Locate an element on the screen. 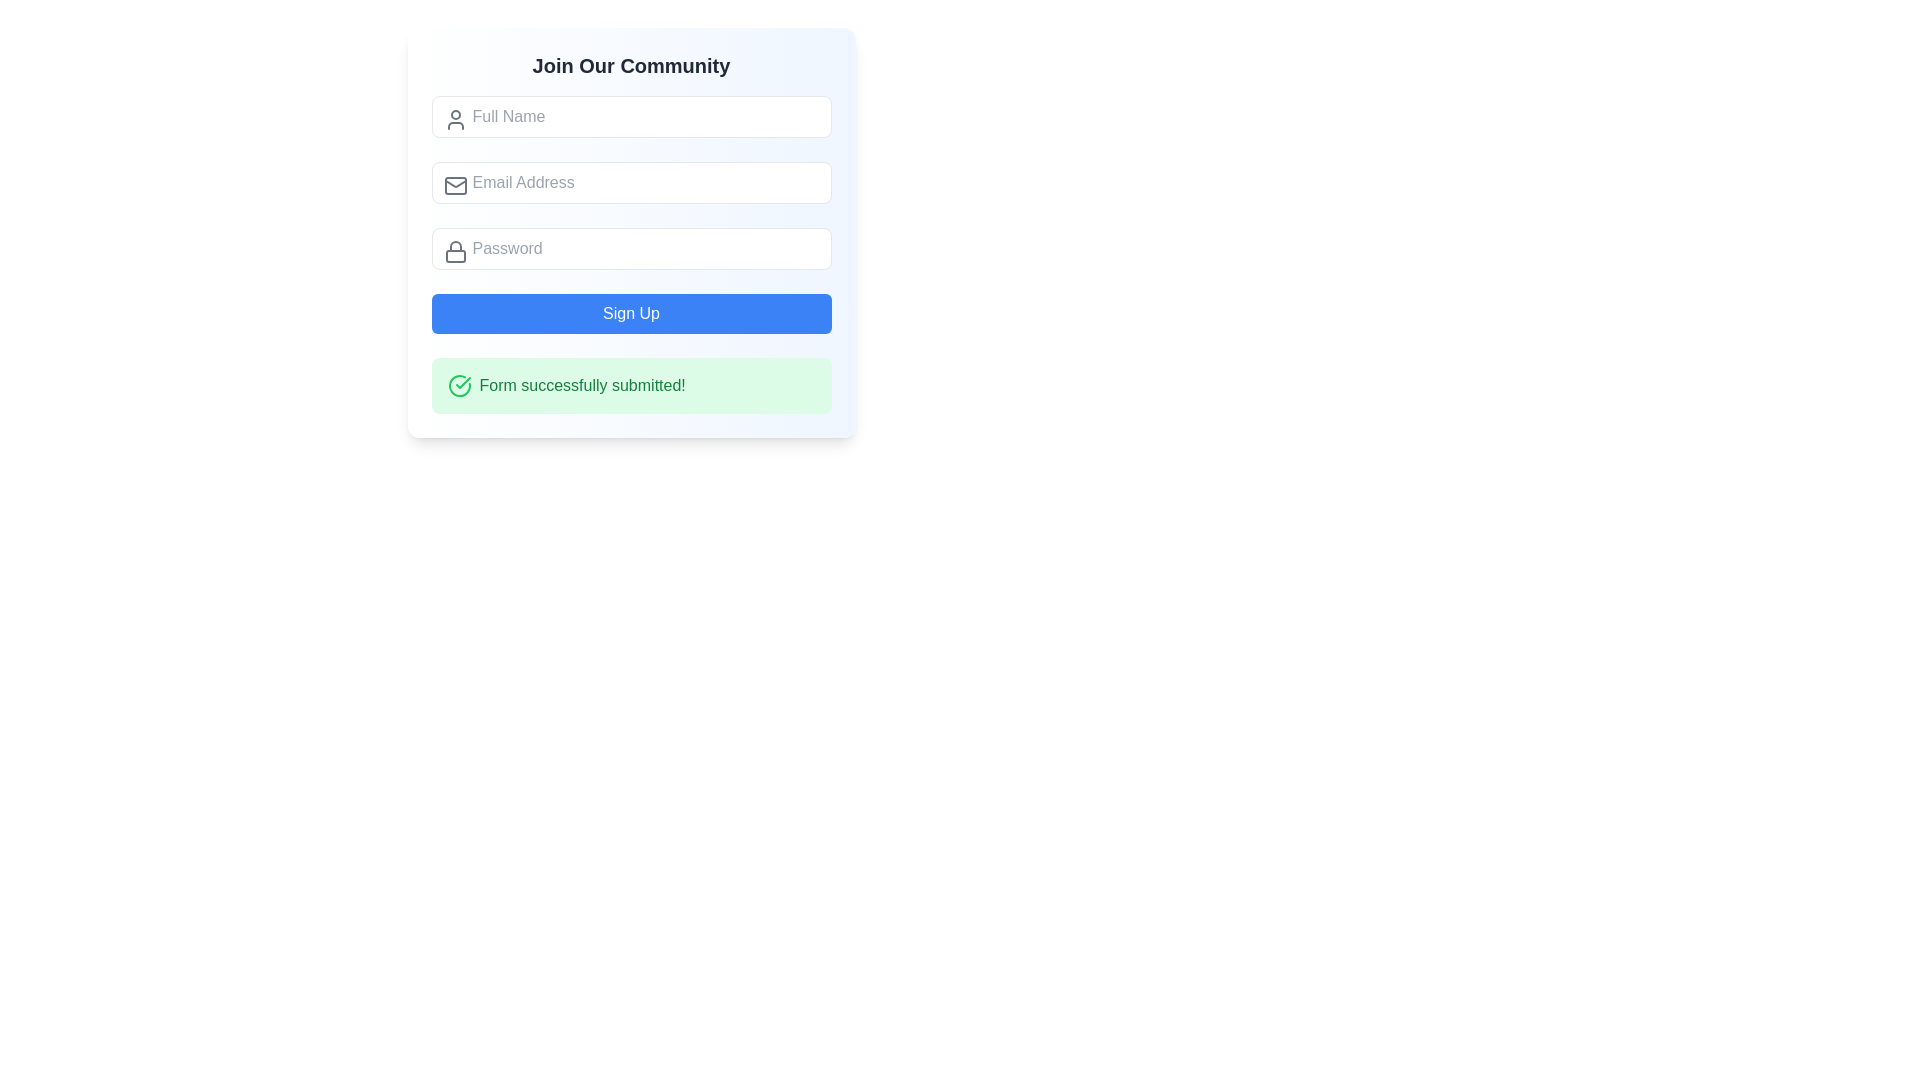 The width and height of the screenshot is (1920, 1080). the Password input field to focus, which is the third input field in the form layout, located below the Email Address input field is located at coordinates (630, 248).